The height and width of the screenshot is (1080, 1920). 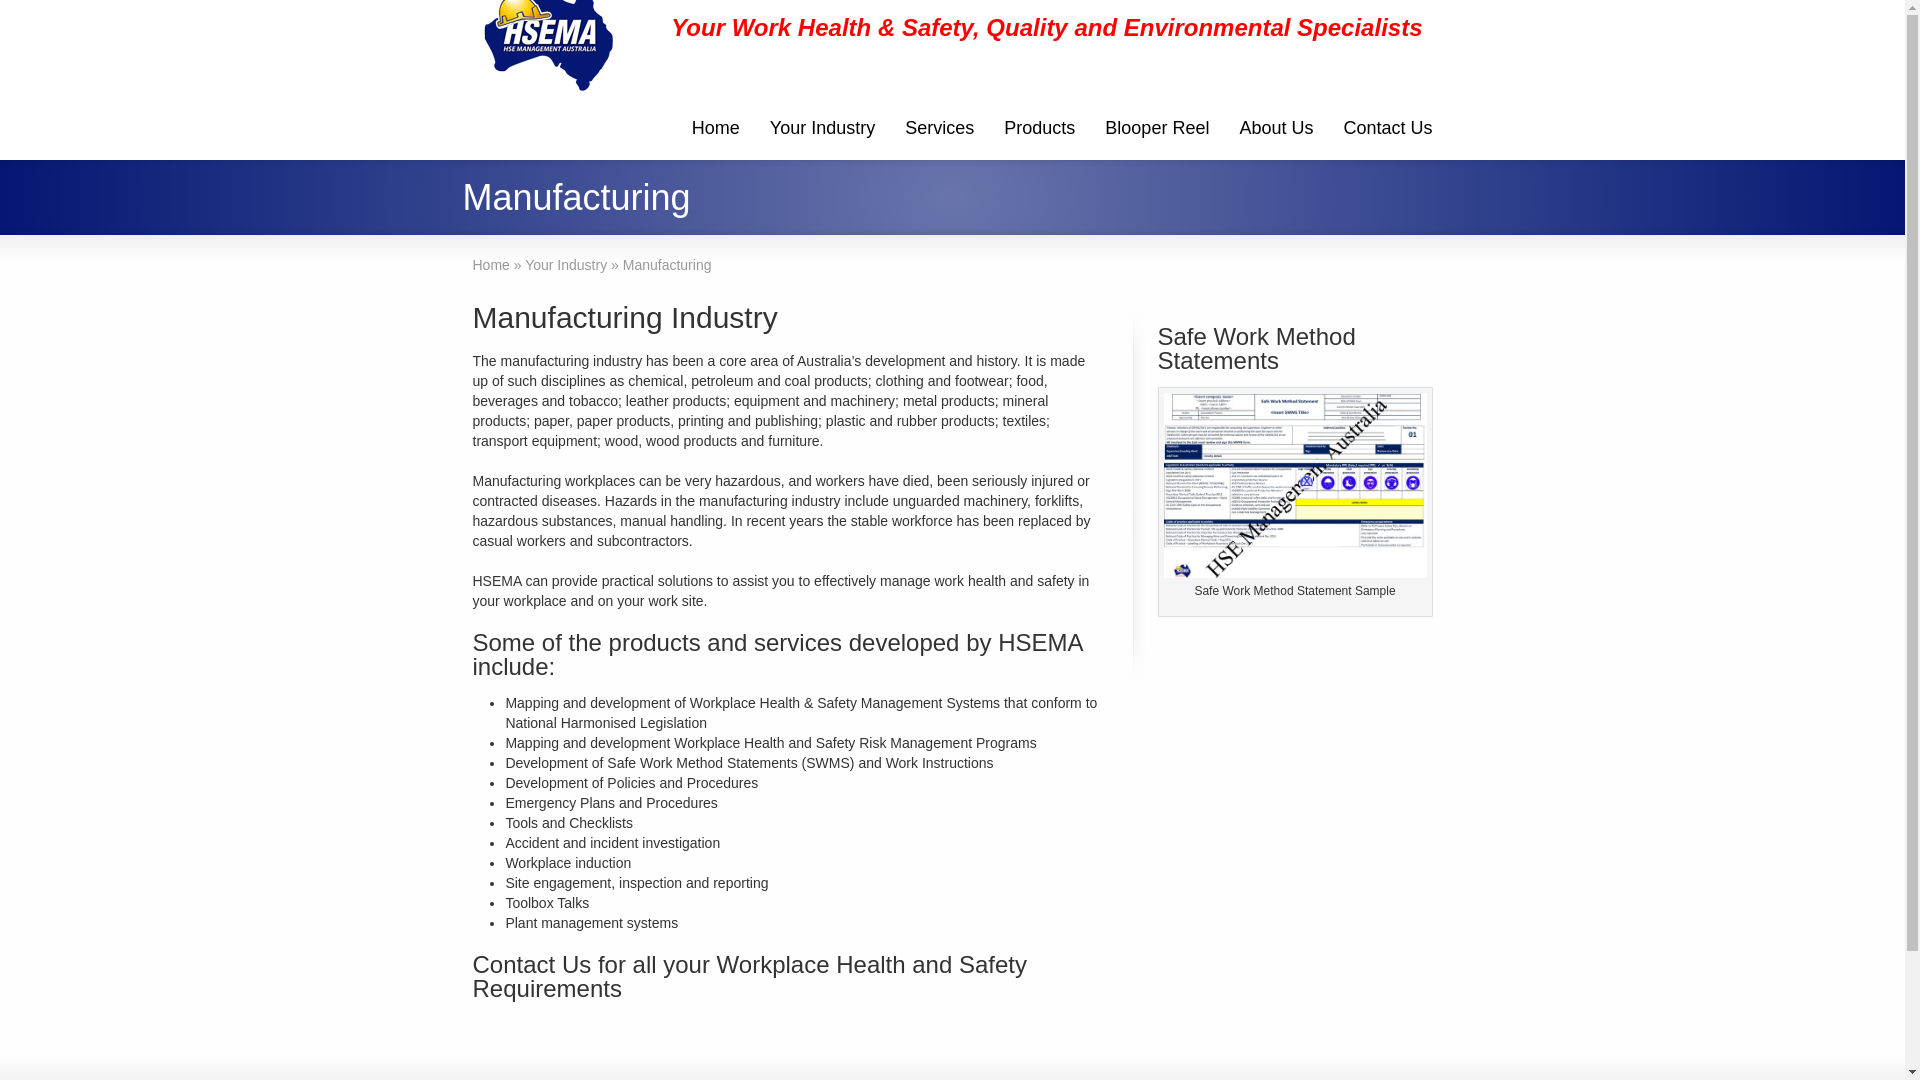 What do you see at coordinates (1275, 130) in the screenshot?
I see `'About Us'` at bounding box center [1275, 130].